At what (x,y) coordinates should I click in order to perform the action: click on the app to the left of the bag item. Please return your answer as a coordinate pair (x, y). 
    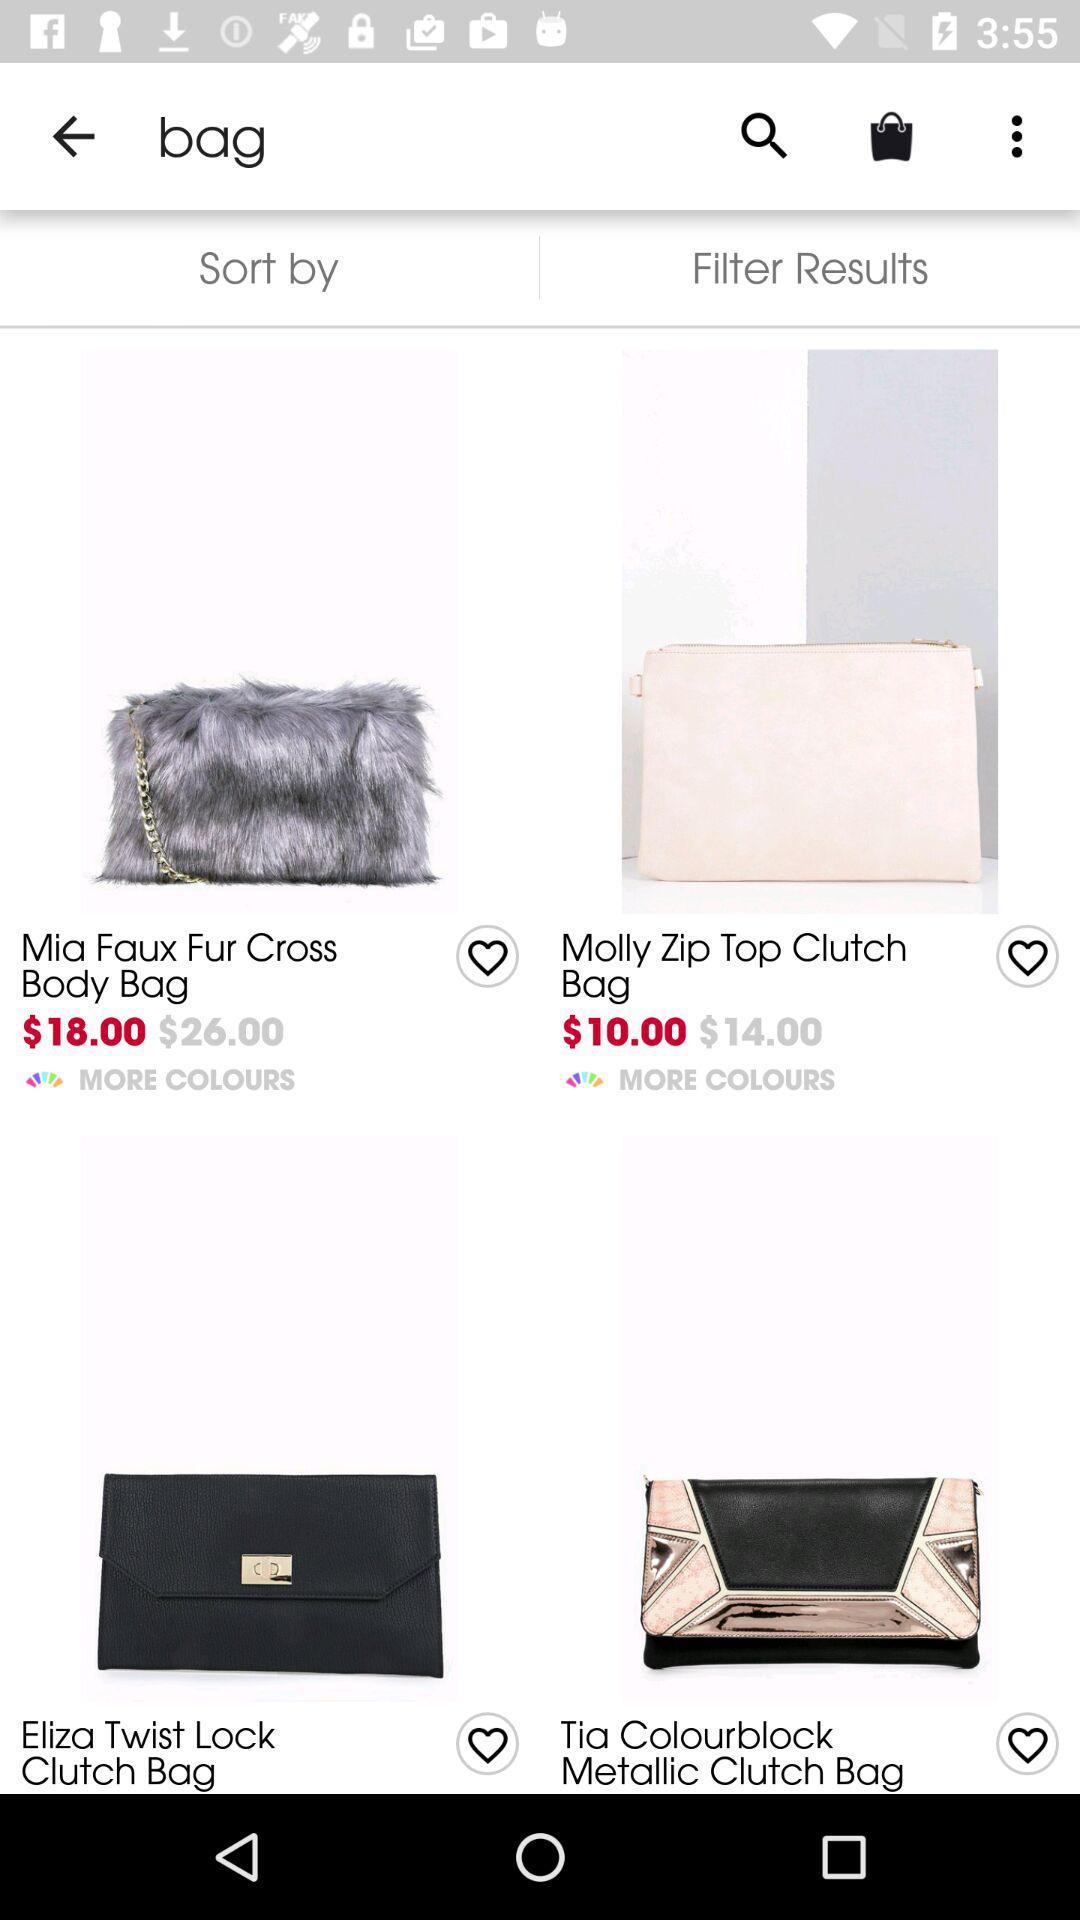
    Looking at the image, I should click on (72, 135).